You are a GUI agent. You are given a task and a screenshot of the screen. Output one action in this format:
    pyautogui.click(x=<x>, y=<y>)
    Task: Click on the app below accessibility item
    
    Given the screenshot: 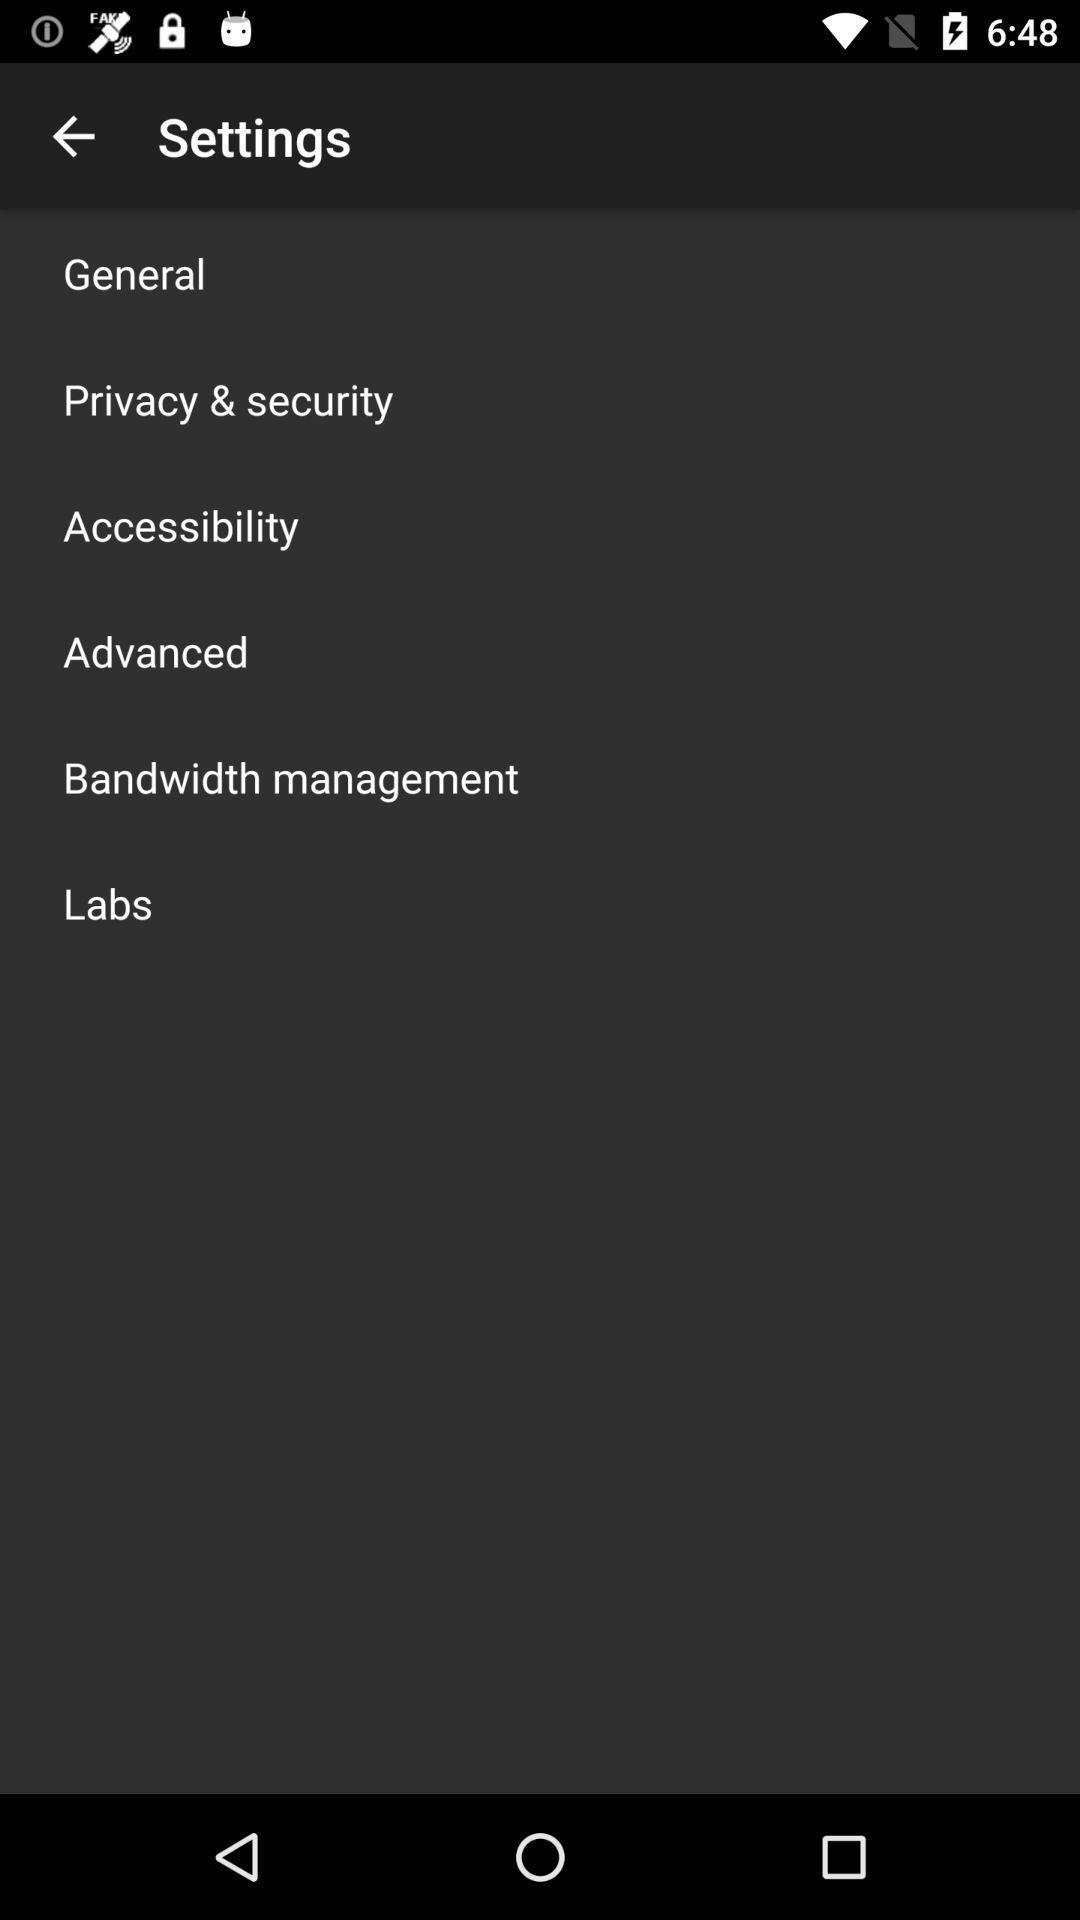 What is the action you would take?
    pyautogui.click(x=154, y=651)
    